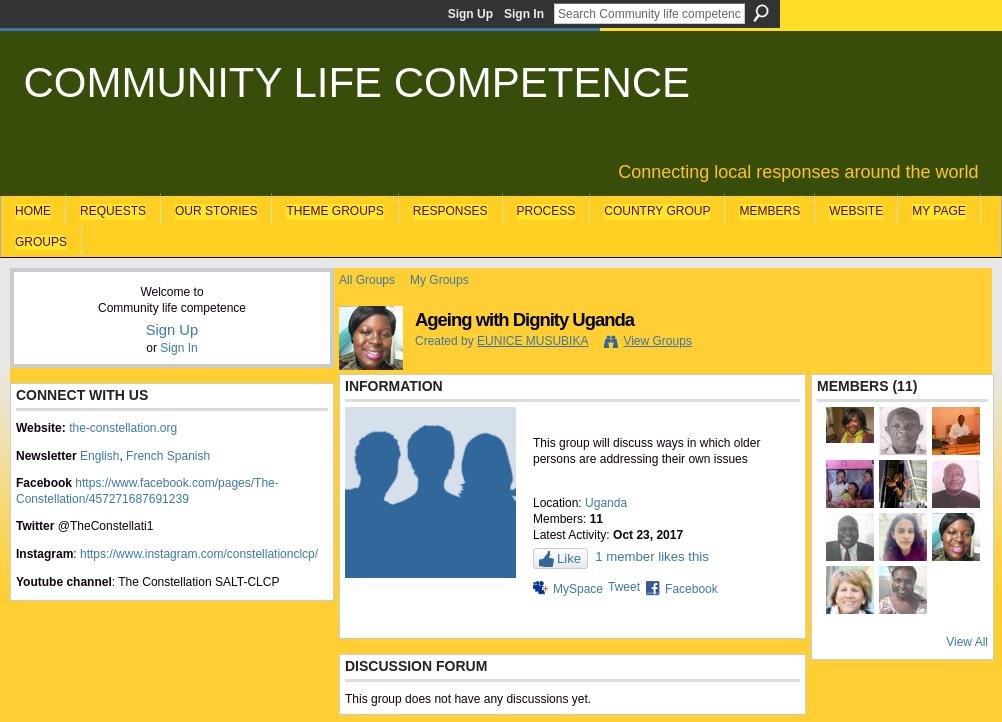 The width and height of the screenshot is (1002, 722). What do you see at coordinates (76, 551) in the screenshot?
I see `':'` at bounding box center [76, 551].